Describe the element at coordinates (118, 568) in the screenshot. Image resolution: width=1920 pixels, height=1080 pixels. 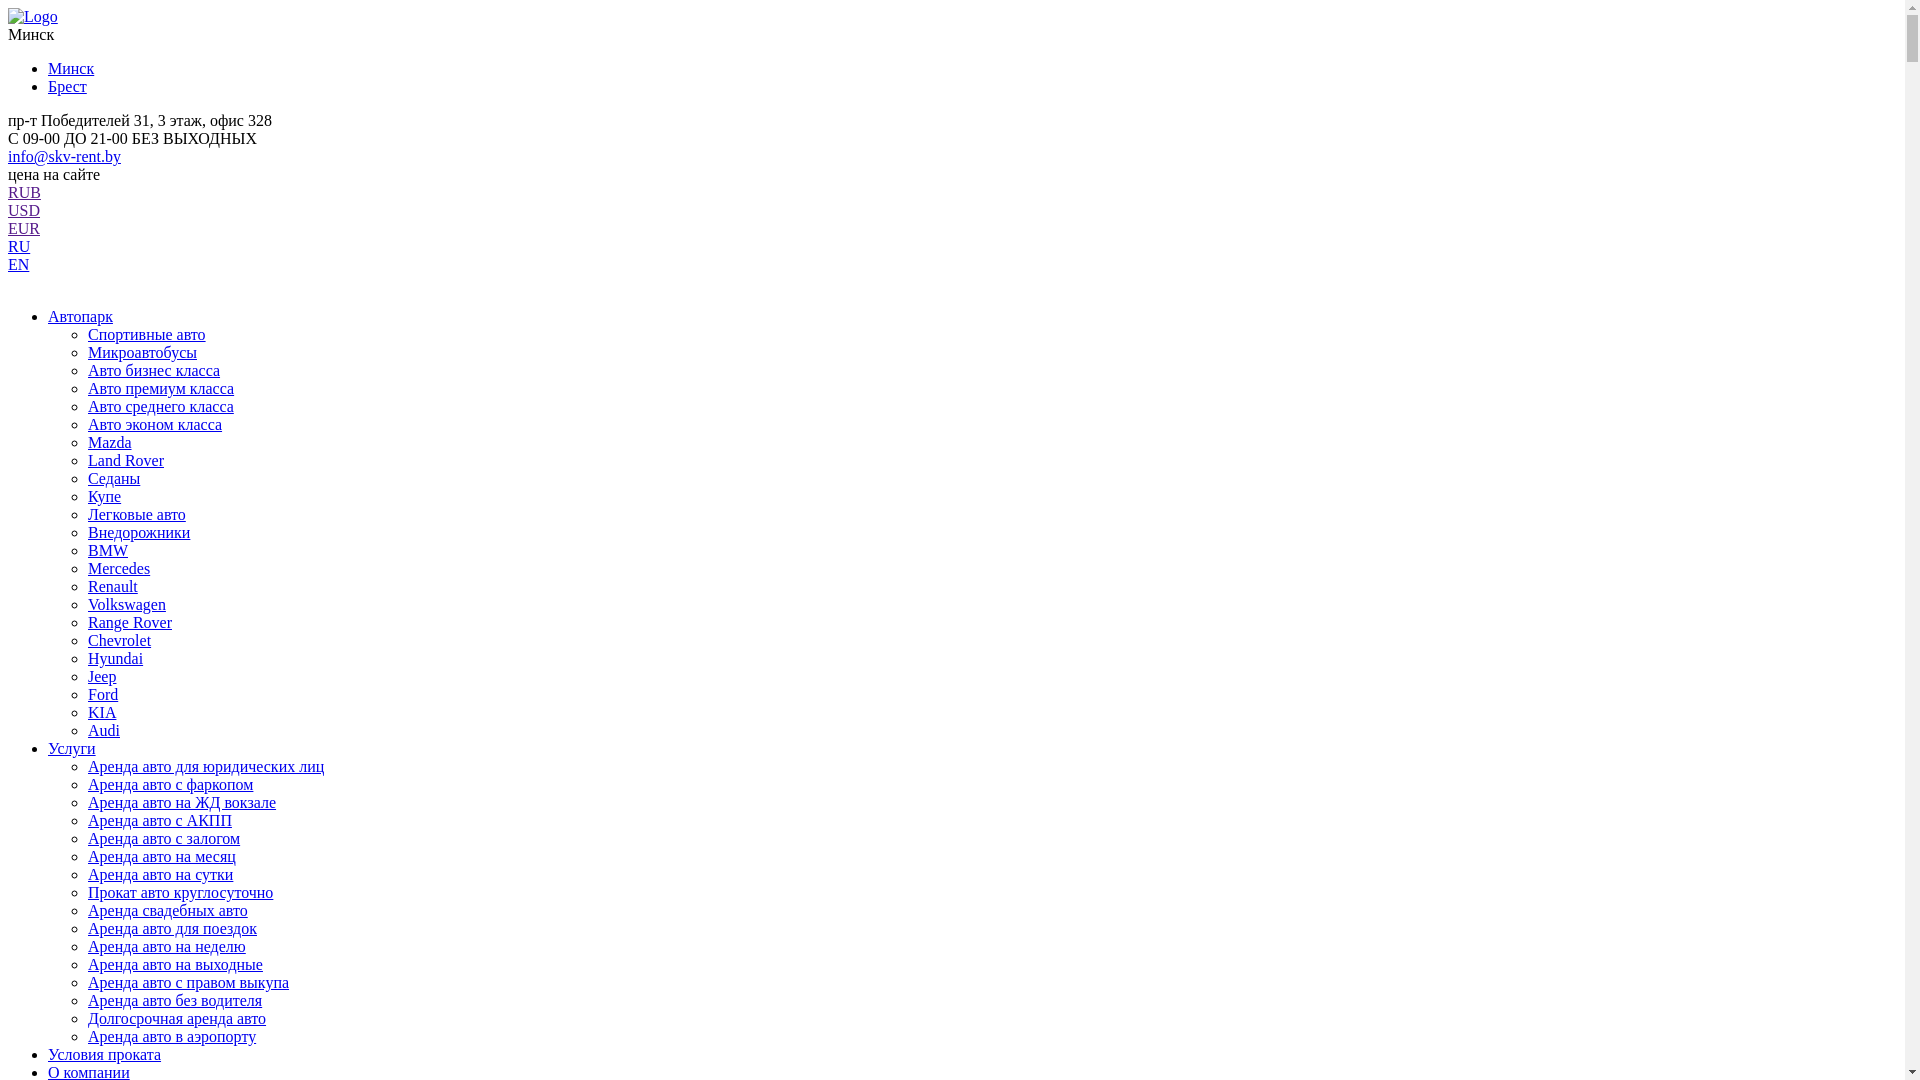
I see `'Mercedes'` at that location.